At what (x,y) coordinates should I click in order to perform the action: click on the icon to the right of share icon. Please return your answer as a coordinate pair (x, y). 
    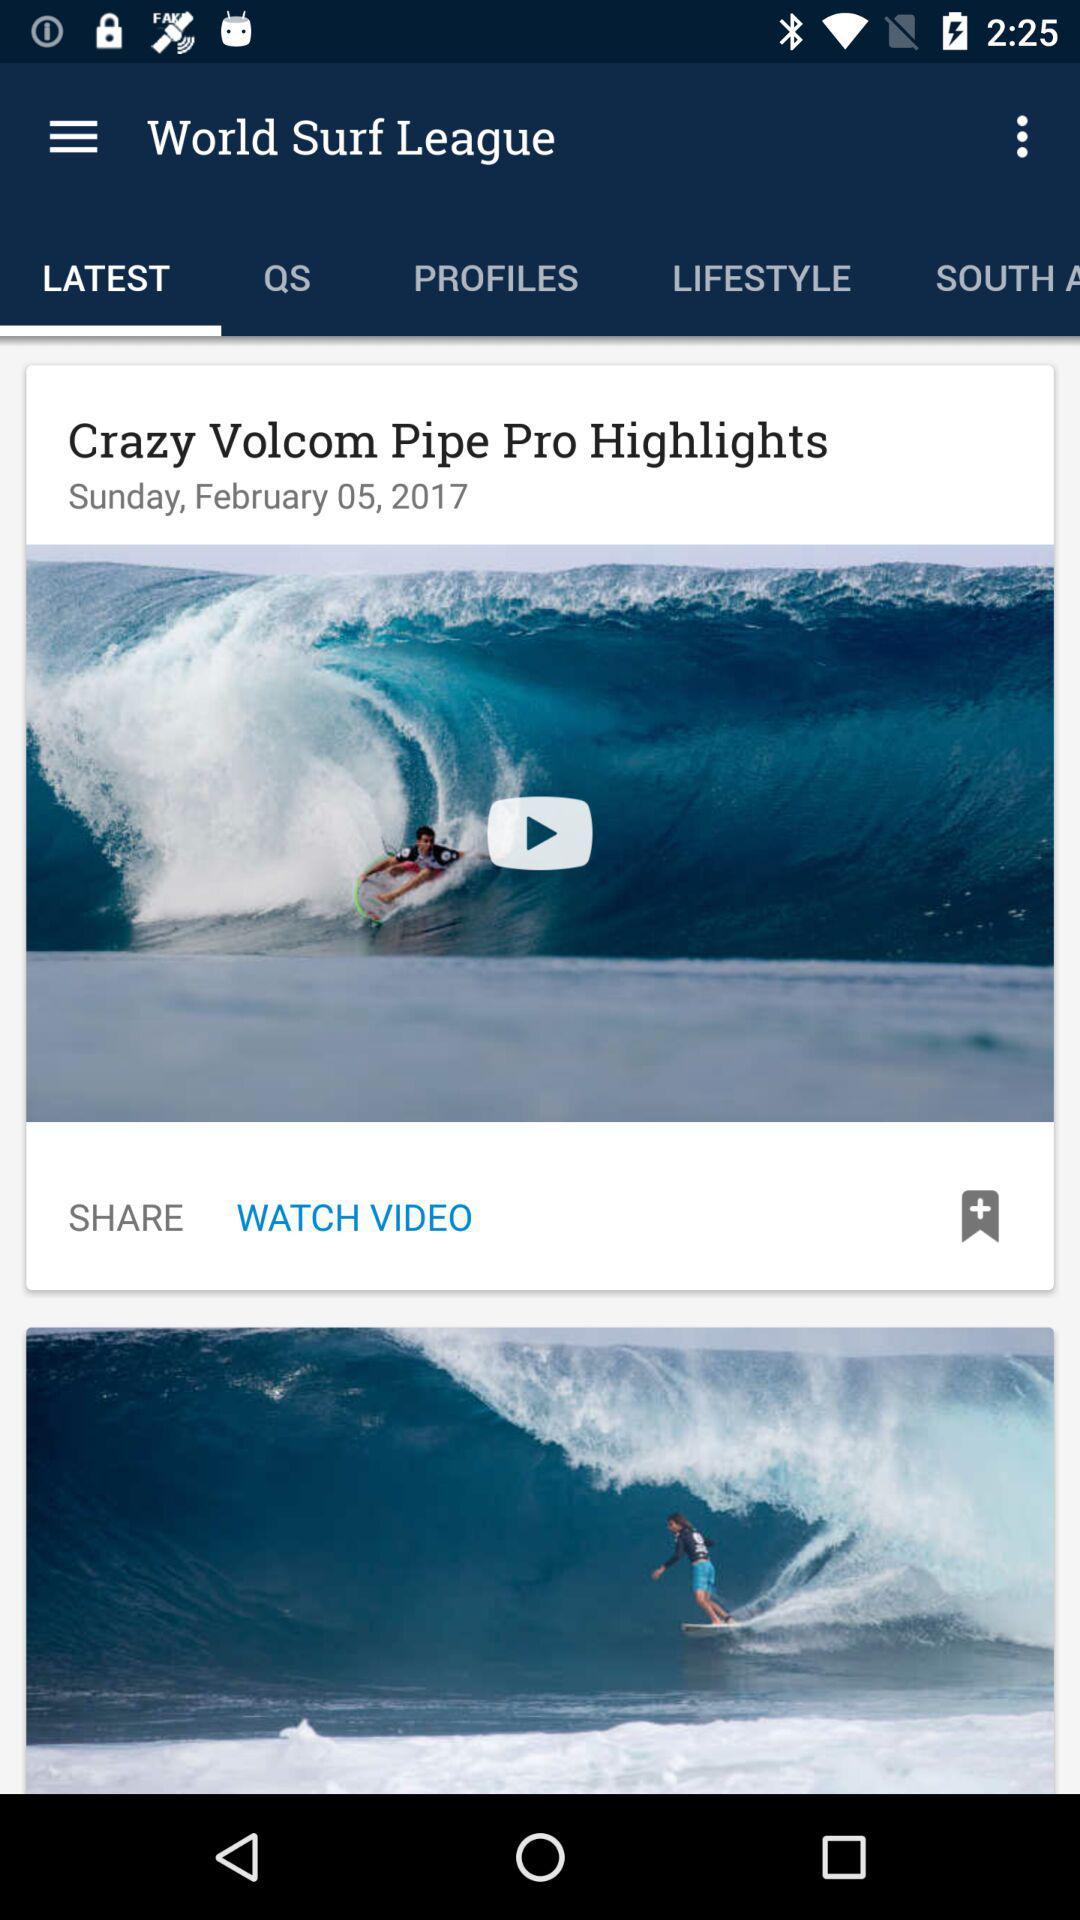
    Looking at the image, I should click on (353, 1215).